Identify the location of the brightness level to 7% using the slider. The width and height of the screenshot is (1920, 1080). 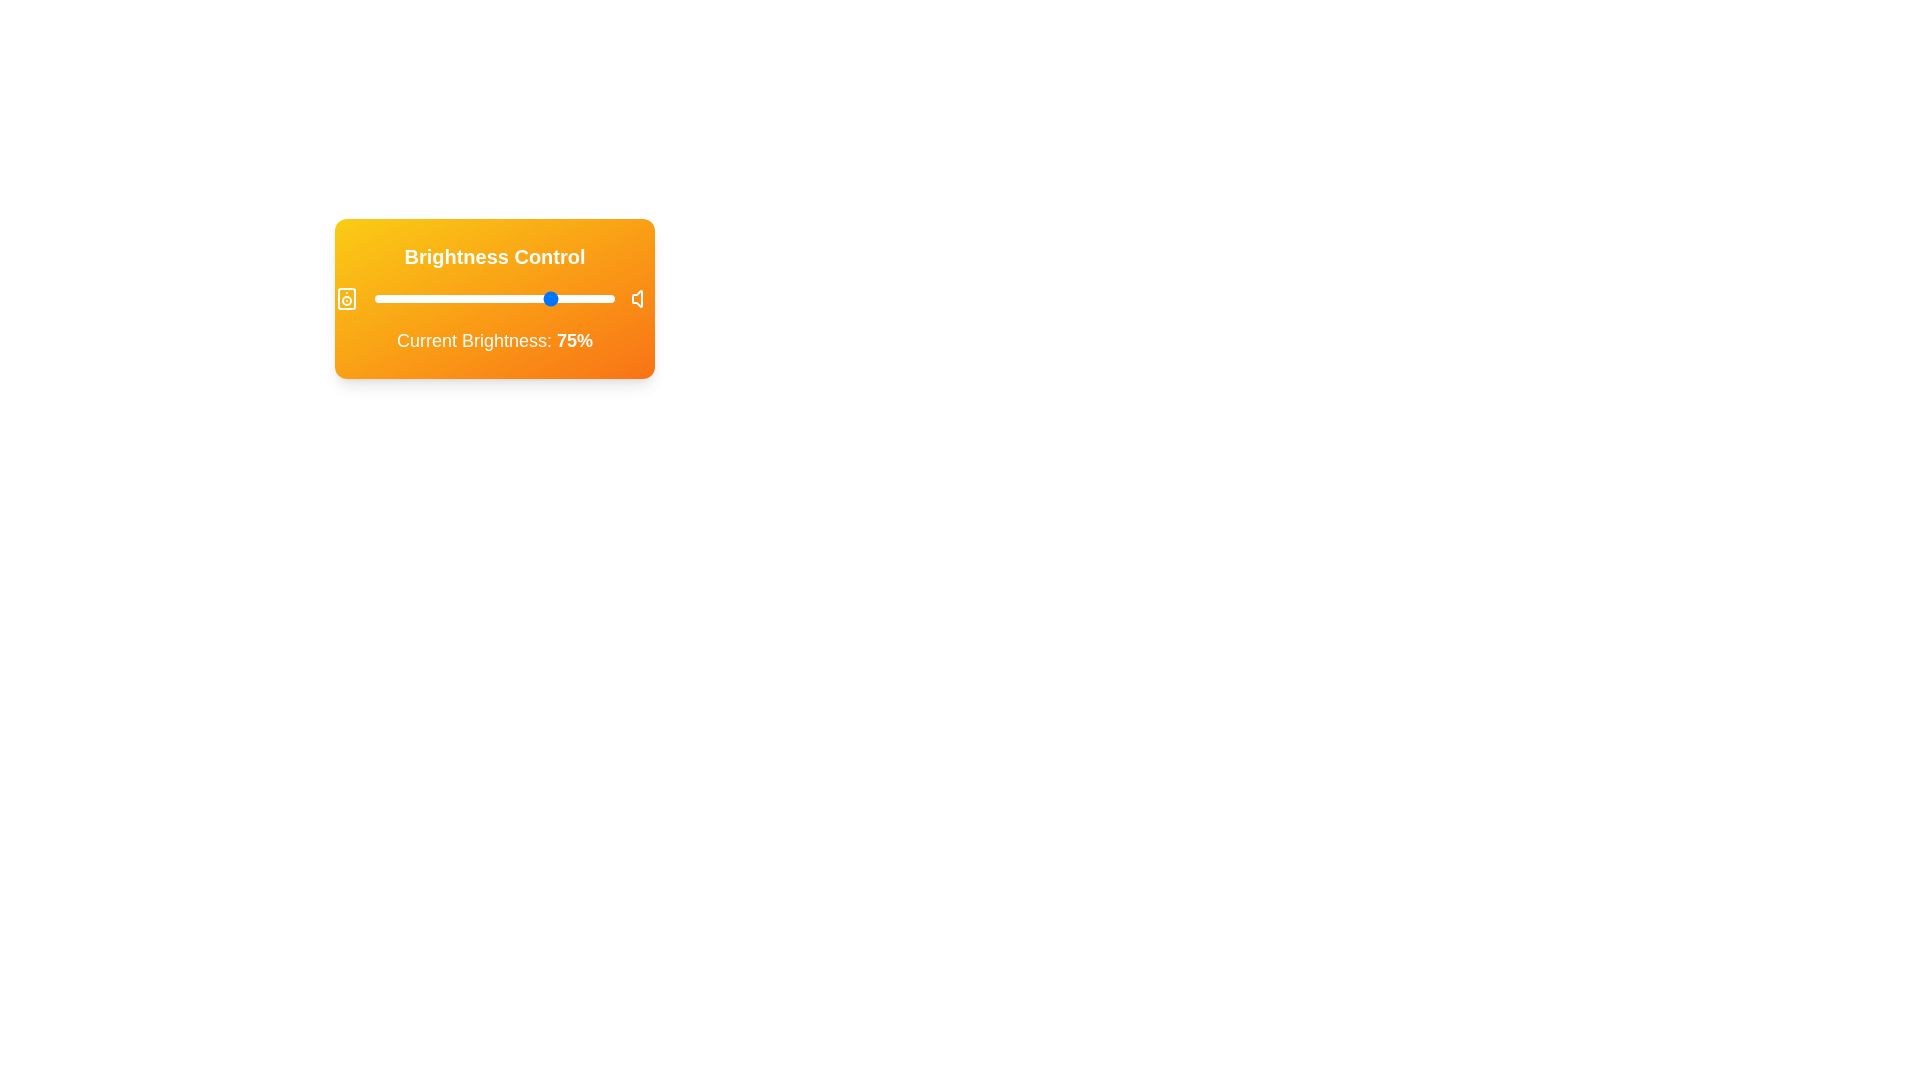
(391, 299).